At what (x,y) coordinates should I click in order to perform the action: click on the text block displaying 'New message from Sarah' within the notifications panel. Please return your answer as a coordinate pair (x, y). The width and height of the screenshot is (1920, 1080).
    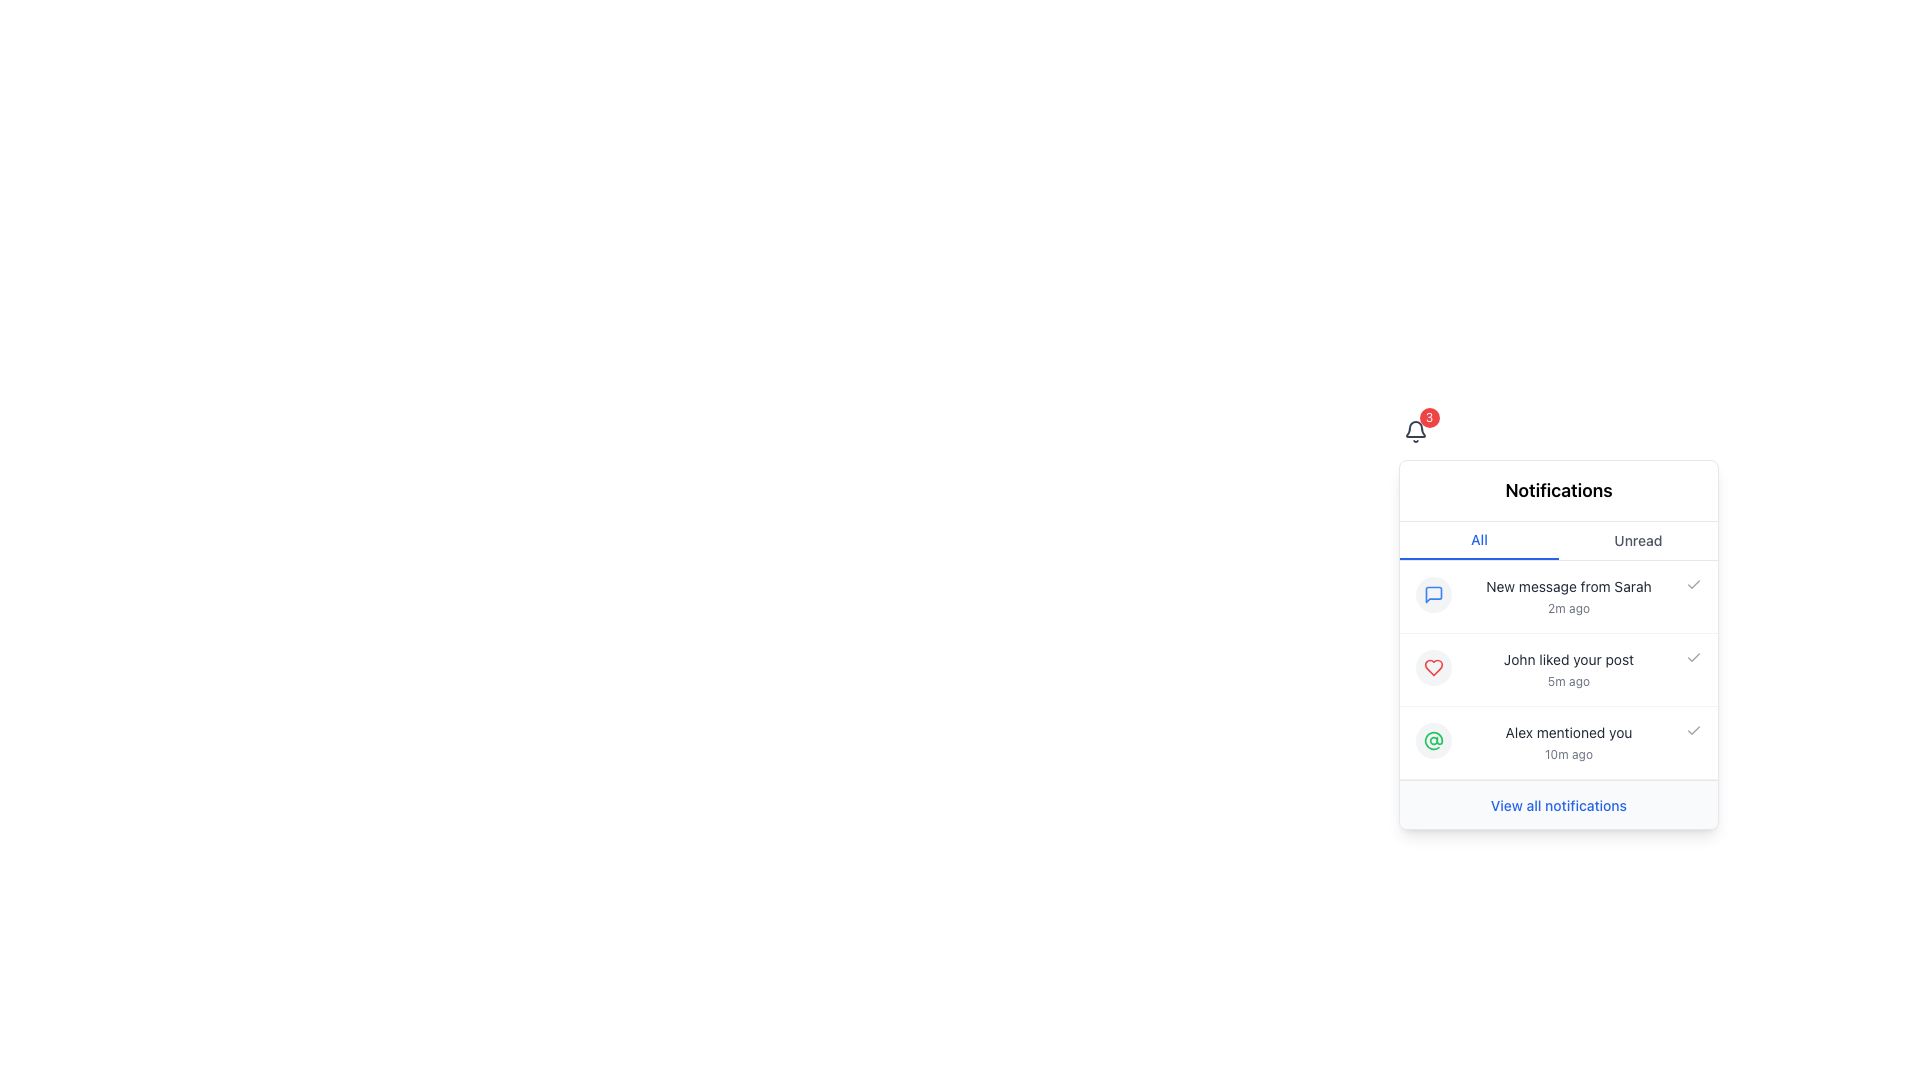
    Looking at the image, I should click on (1568, 596).